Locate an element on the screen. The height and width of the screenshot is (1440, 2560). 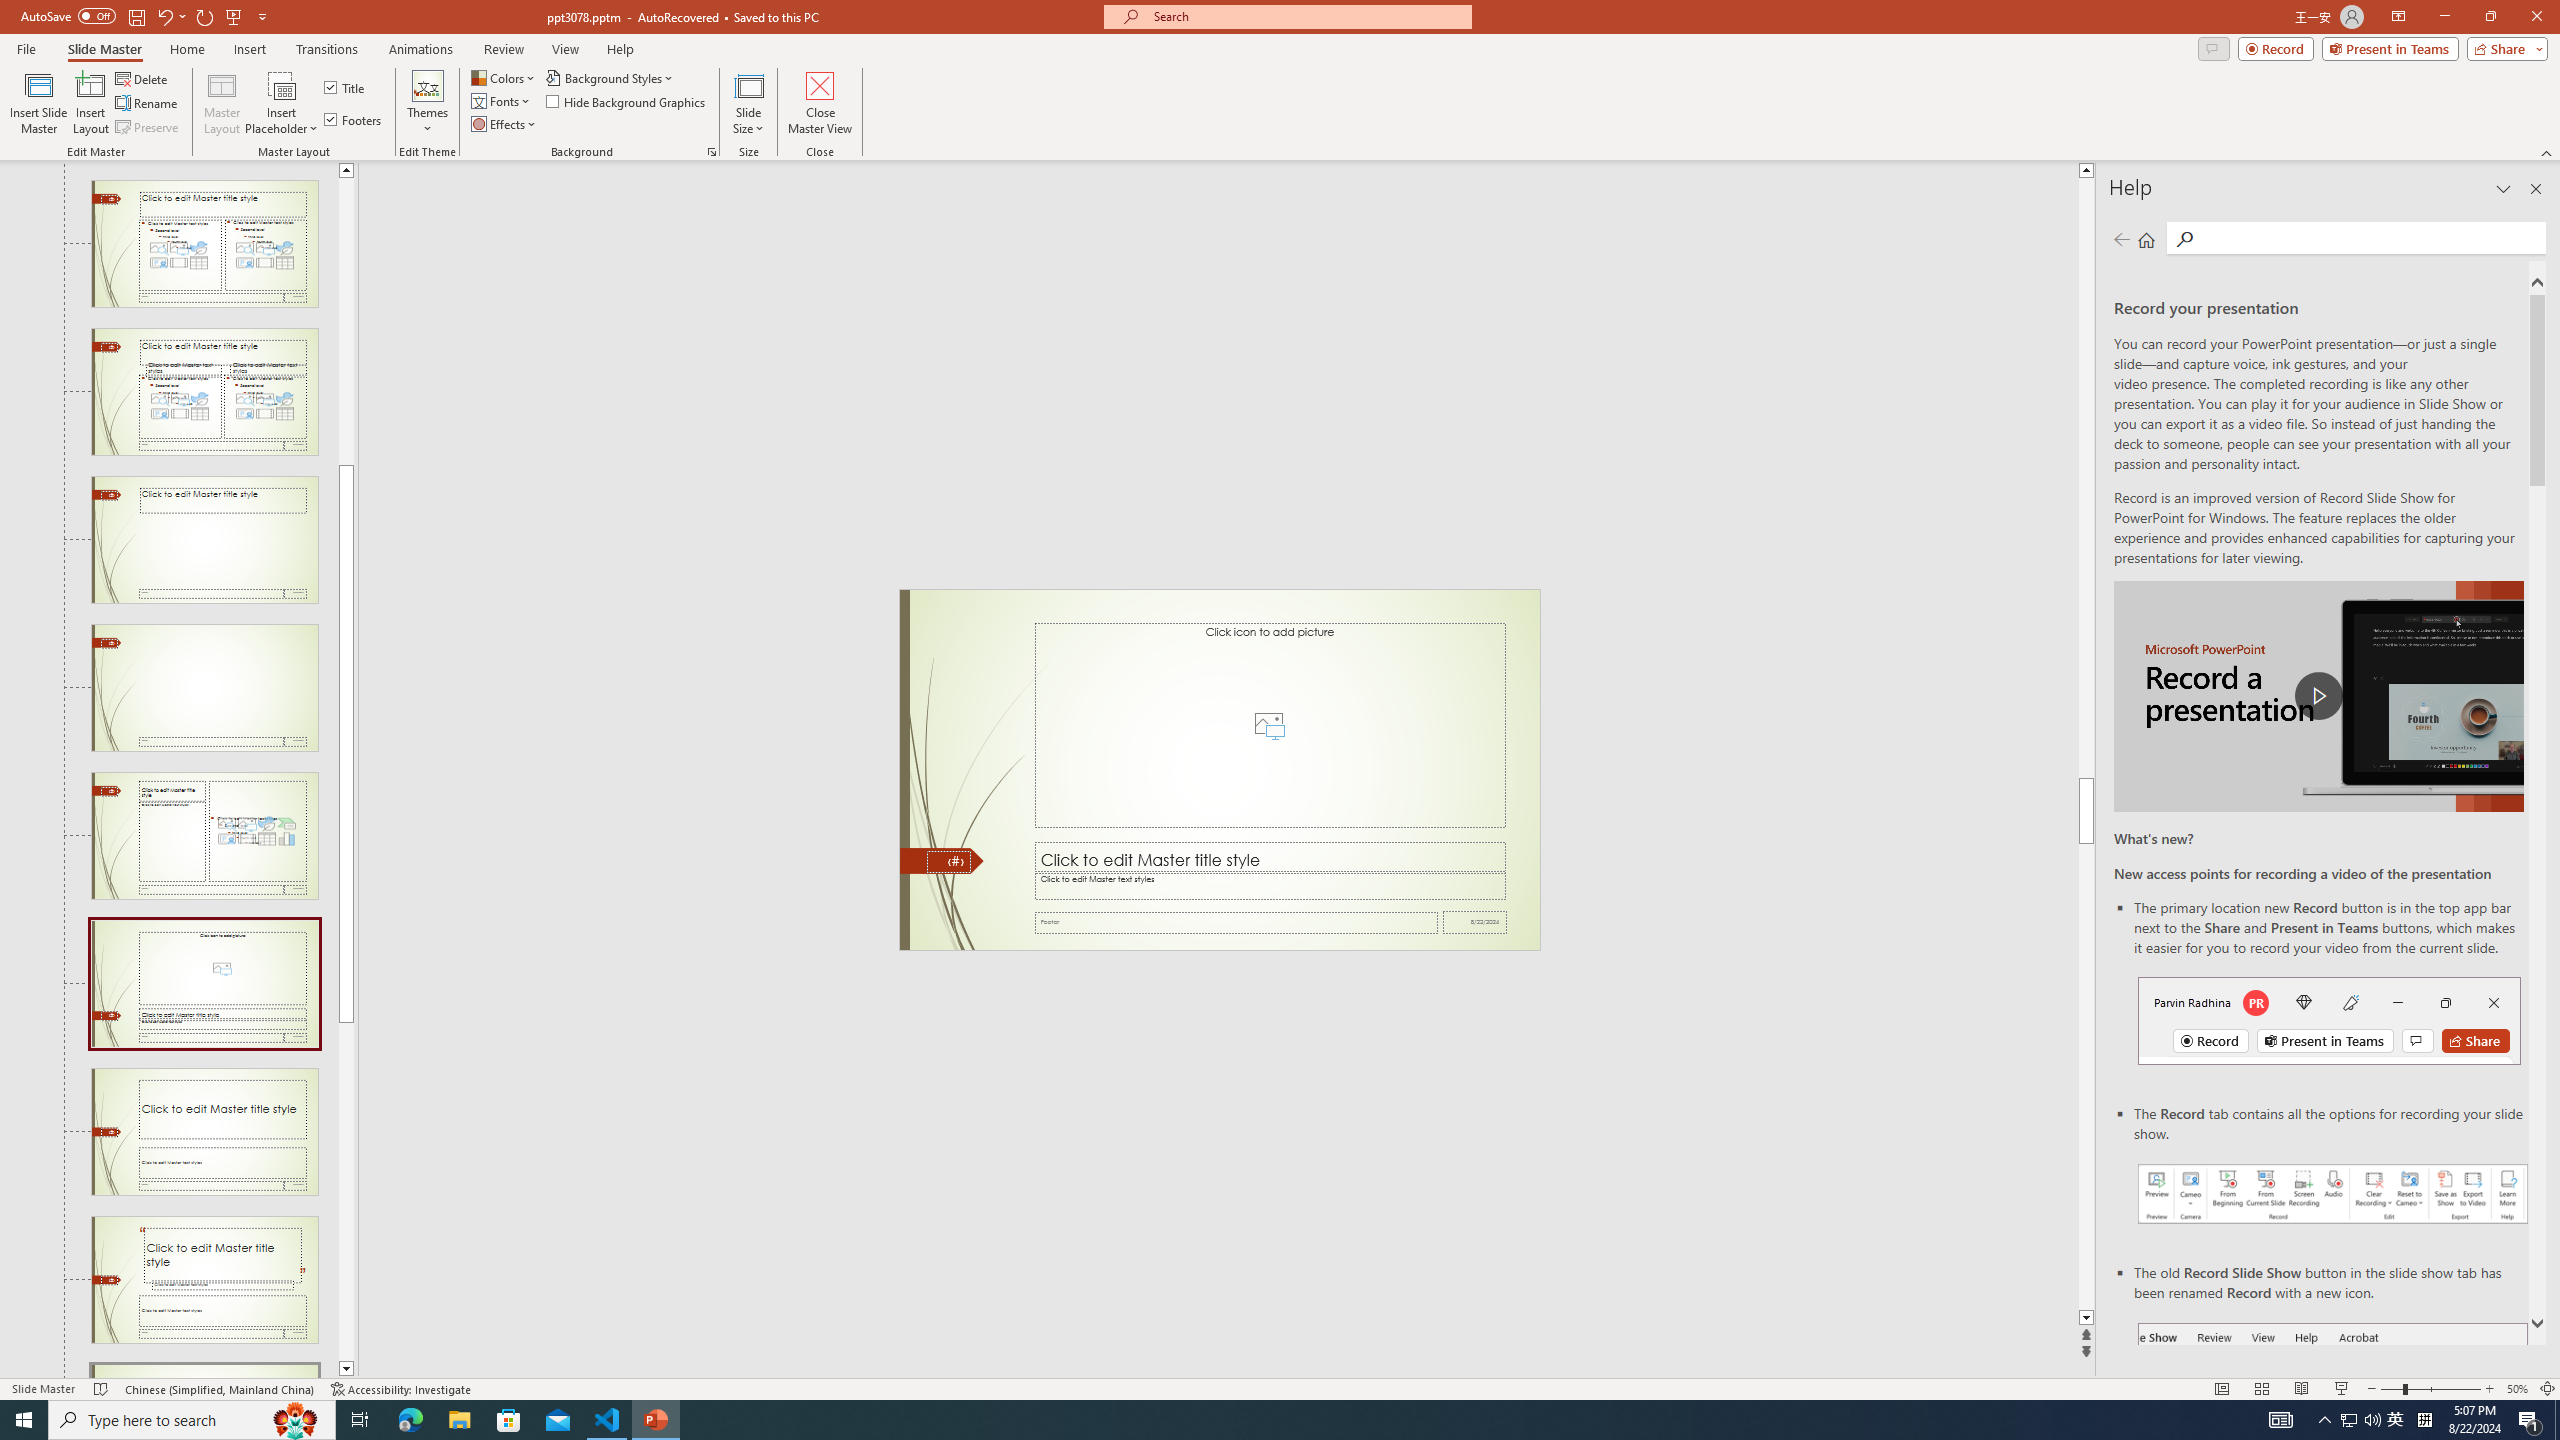
'Slide Content with Caption Layout: used by no slides' is located at coordinates (203, 834).